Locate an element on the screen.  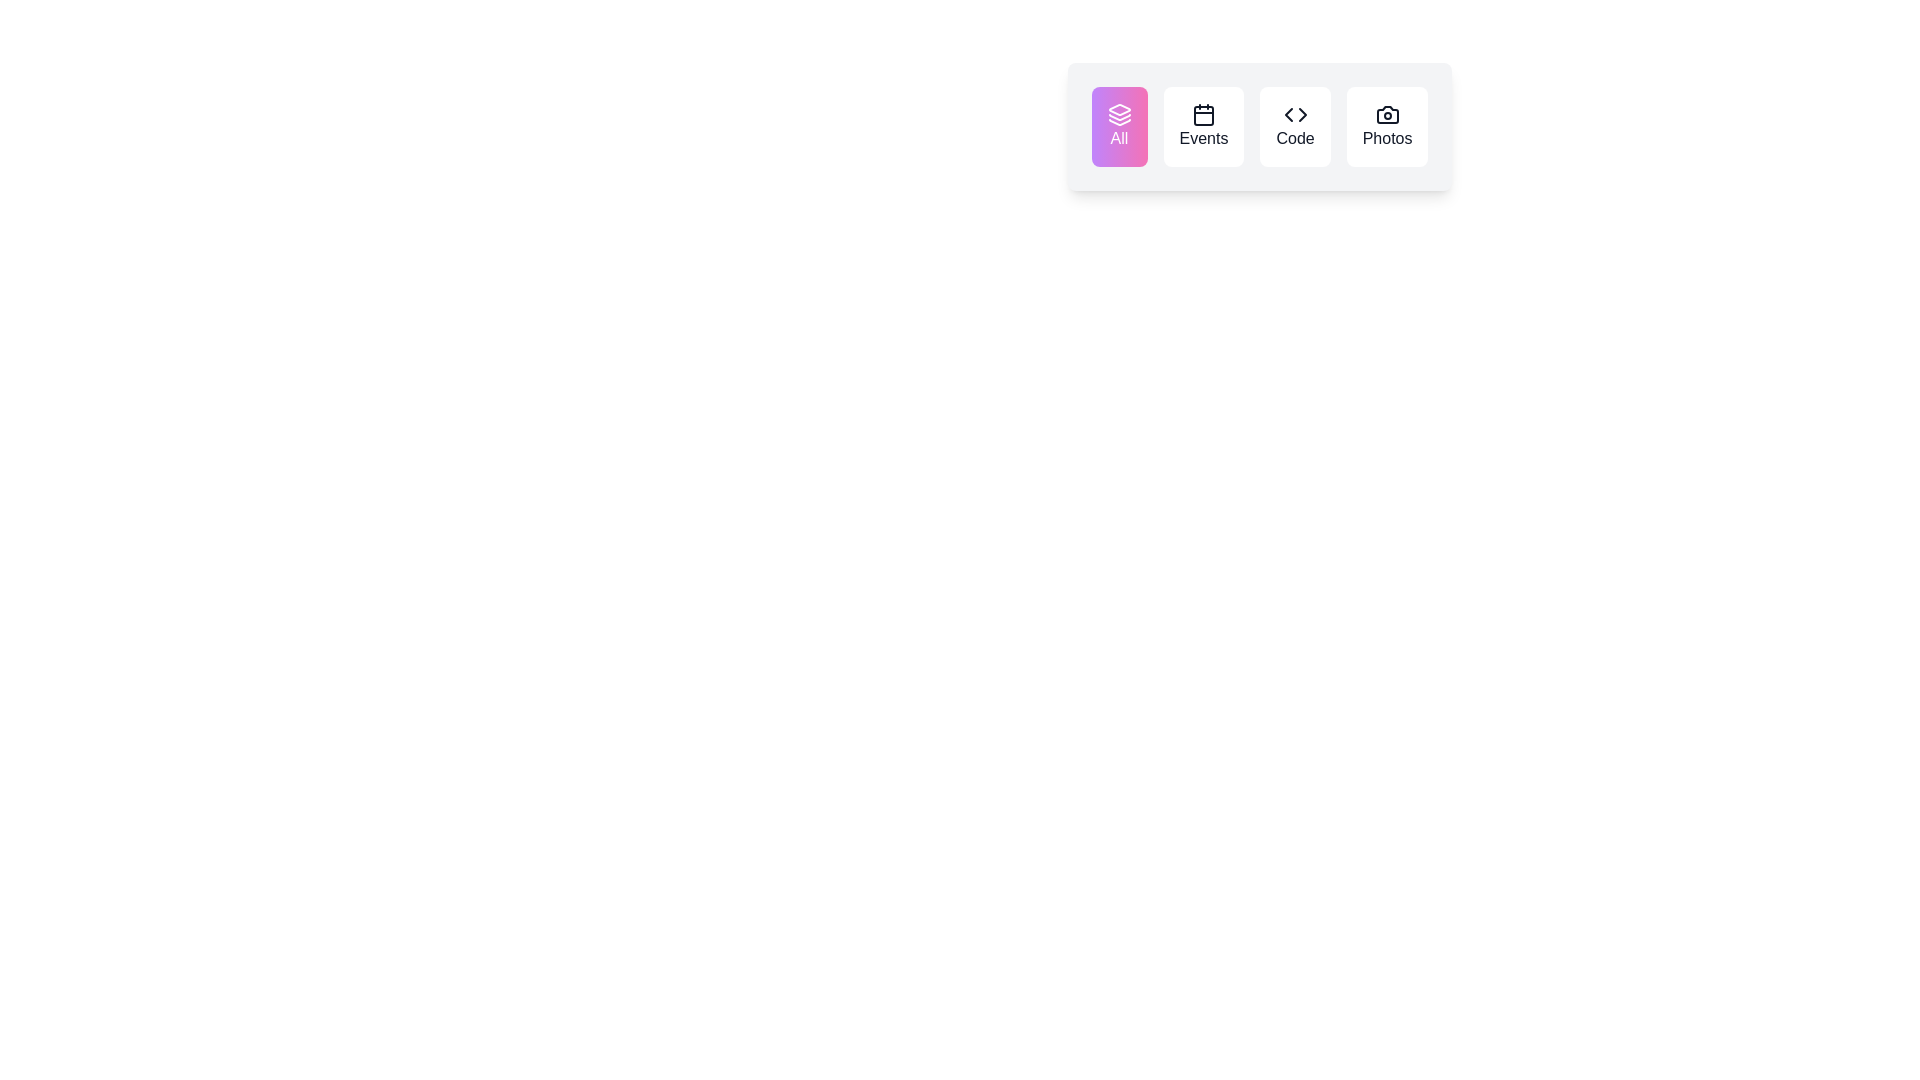
the 'Events' button, which is the second button in a row of four, located between the 'All' button and the 'Code' button is located at coordinates (1203, 127).